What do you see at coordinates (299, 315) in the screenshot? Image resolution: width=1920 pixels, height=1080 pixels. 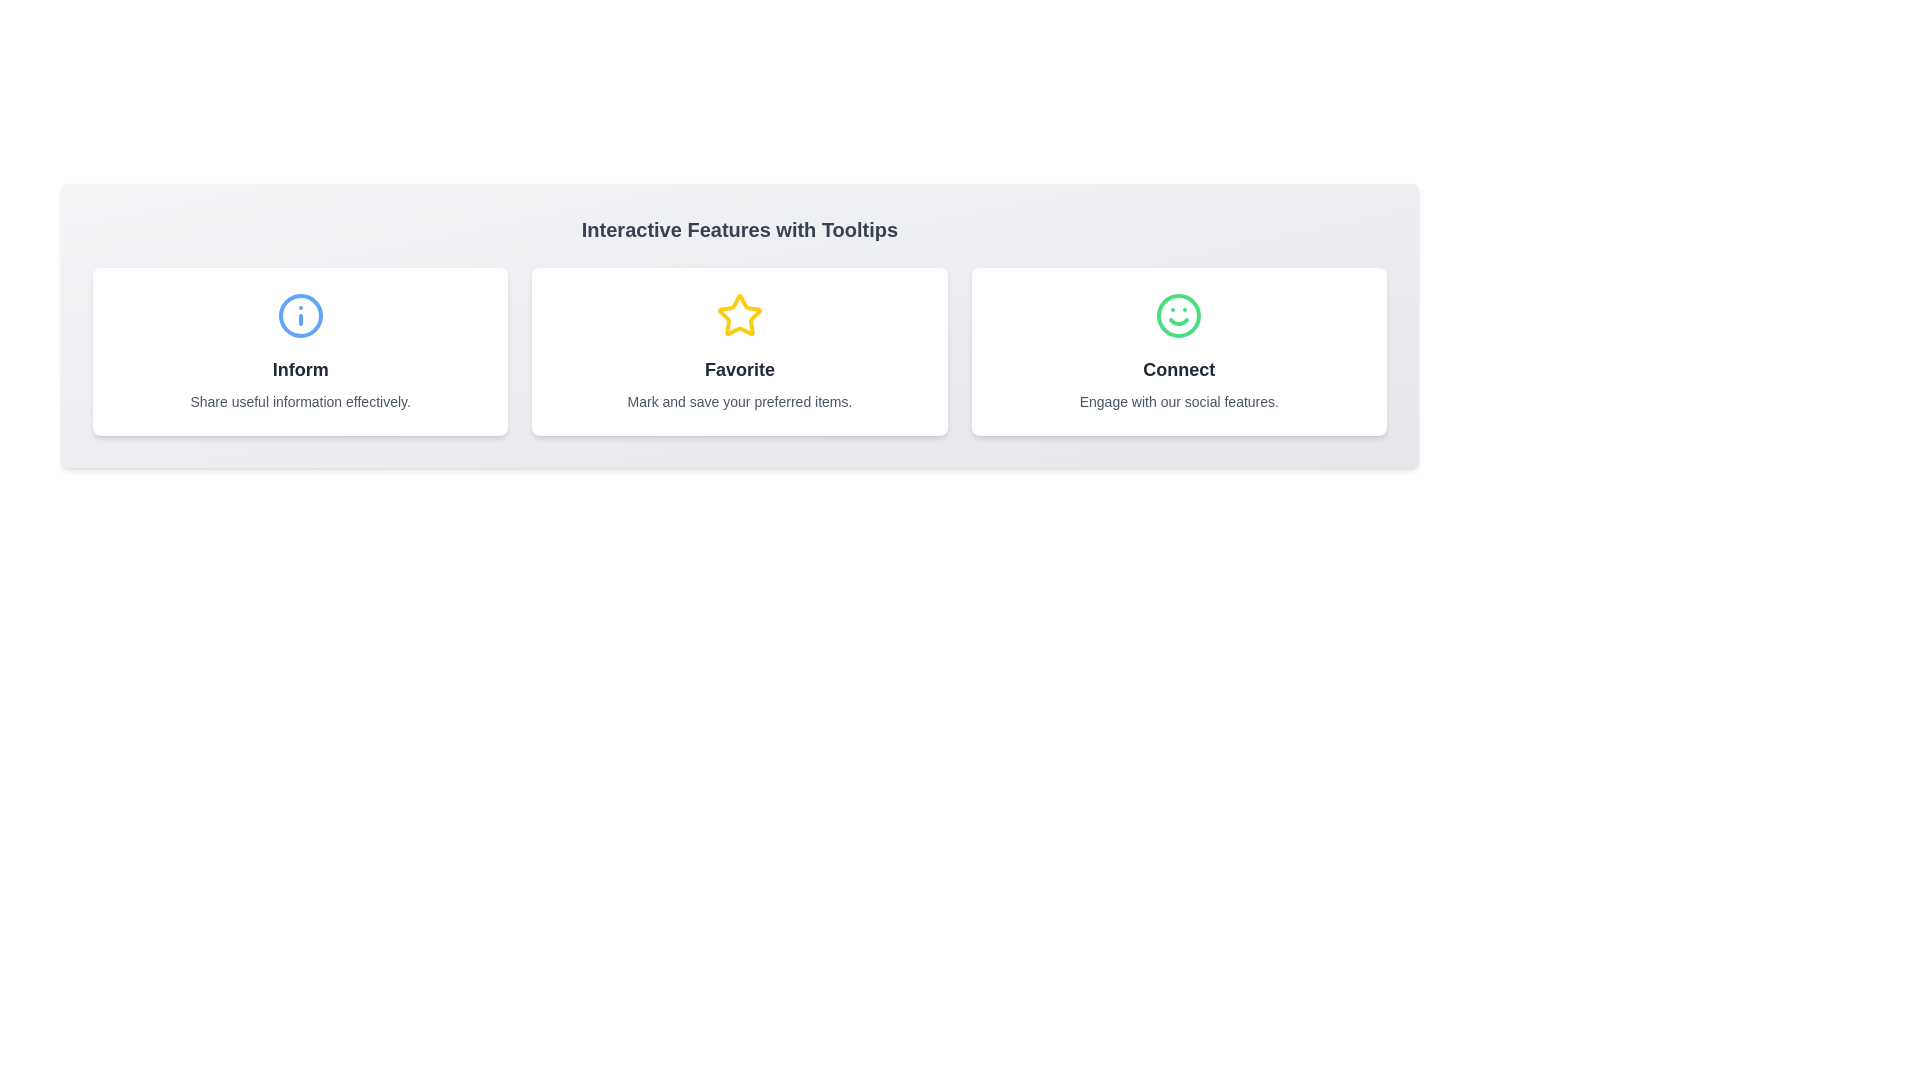 I see `the circular blue information icon with an 'i' symbol at the top-center of the 'Inform' card` at bounding box center [299, 315].